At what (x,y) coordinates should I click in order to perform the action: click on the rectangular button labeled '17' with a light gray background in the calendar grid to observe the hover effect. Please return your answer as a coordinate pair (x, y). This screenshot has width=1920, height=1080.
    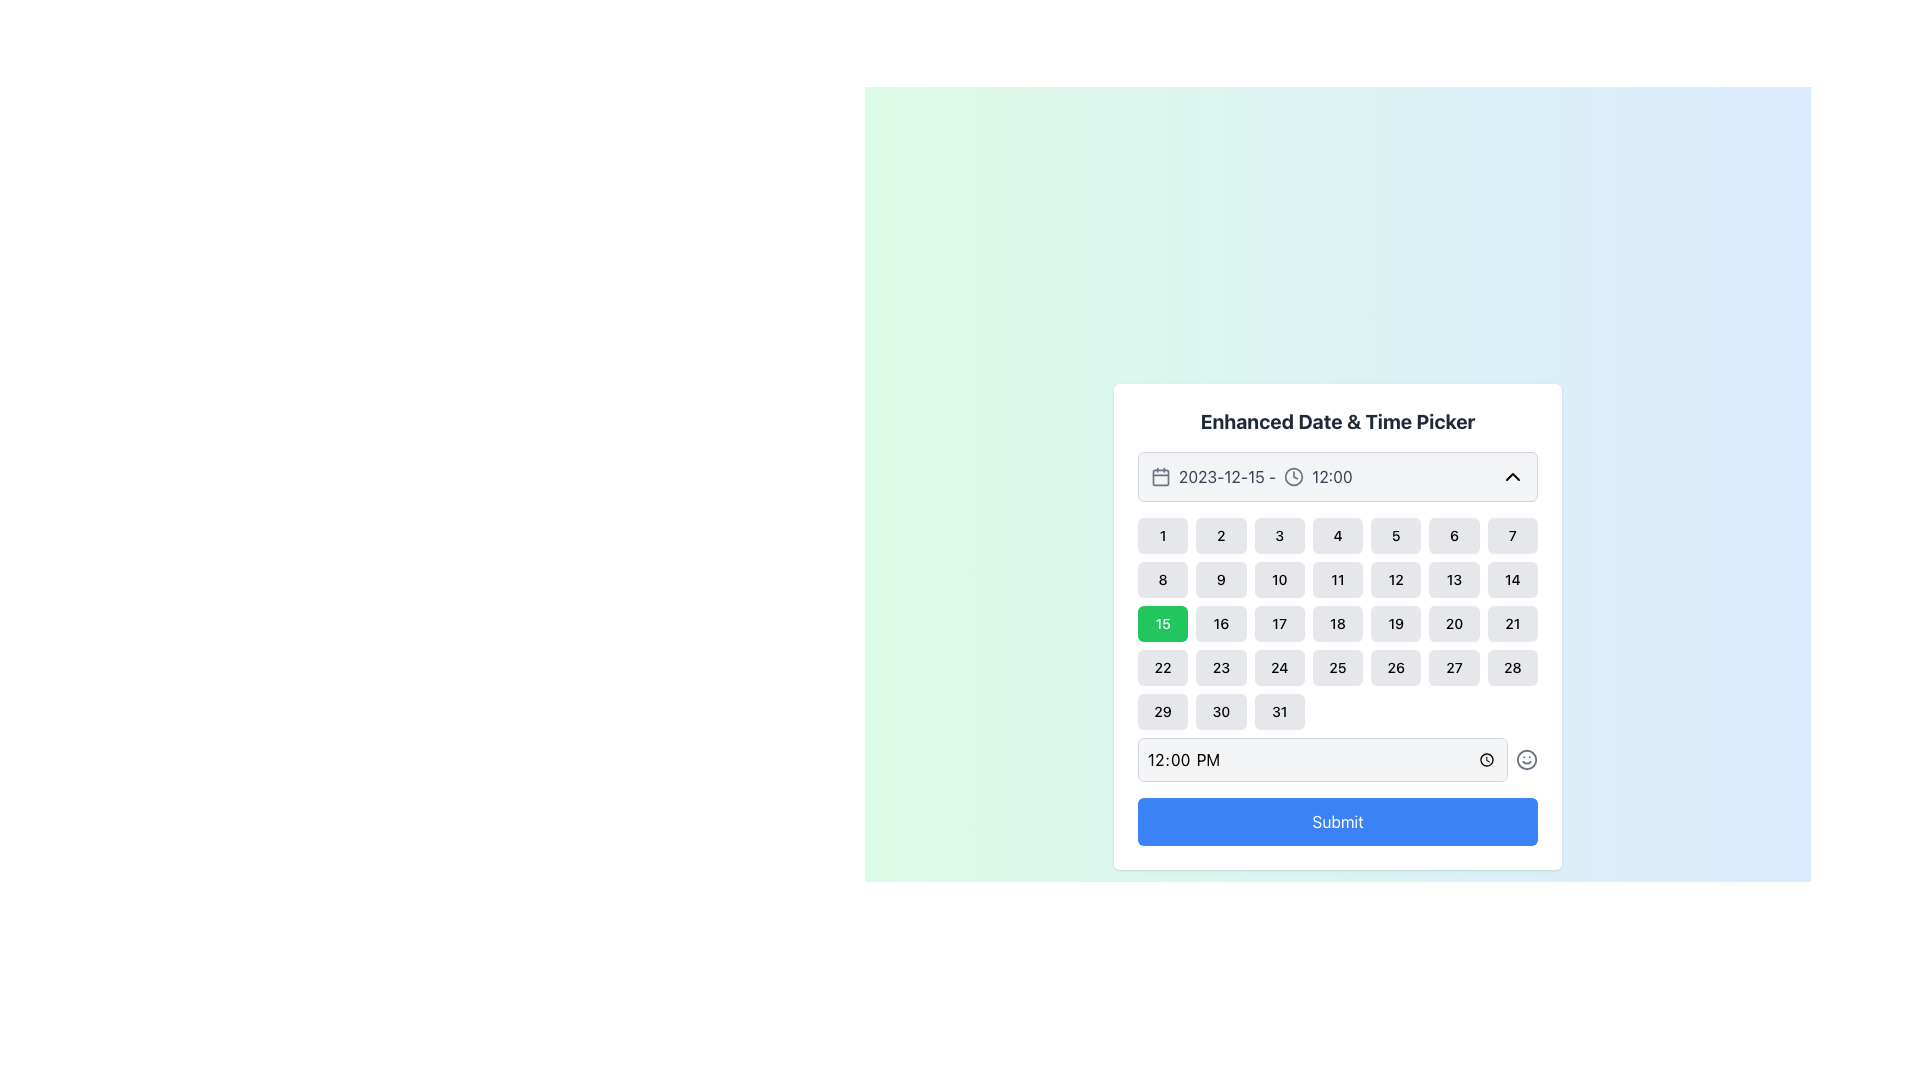
    Looking at the image, I should click on (1278, 623).